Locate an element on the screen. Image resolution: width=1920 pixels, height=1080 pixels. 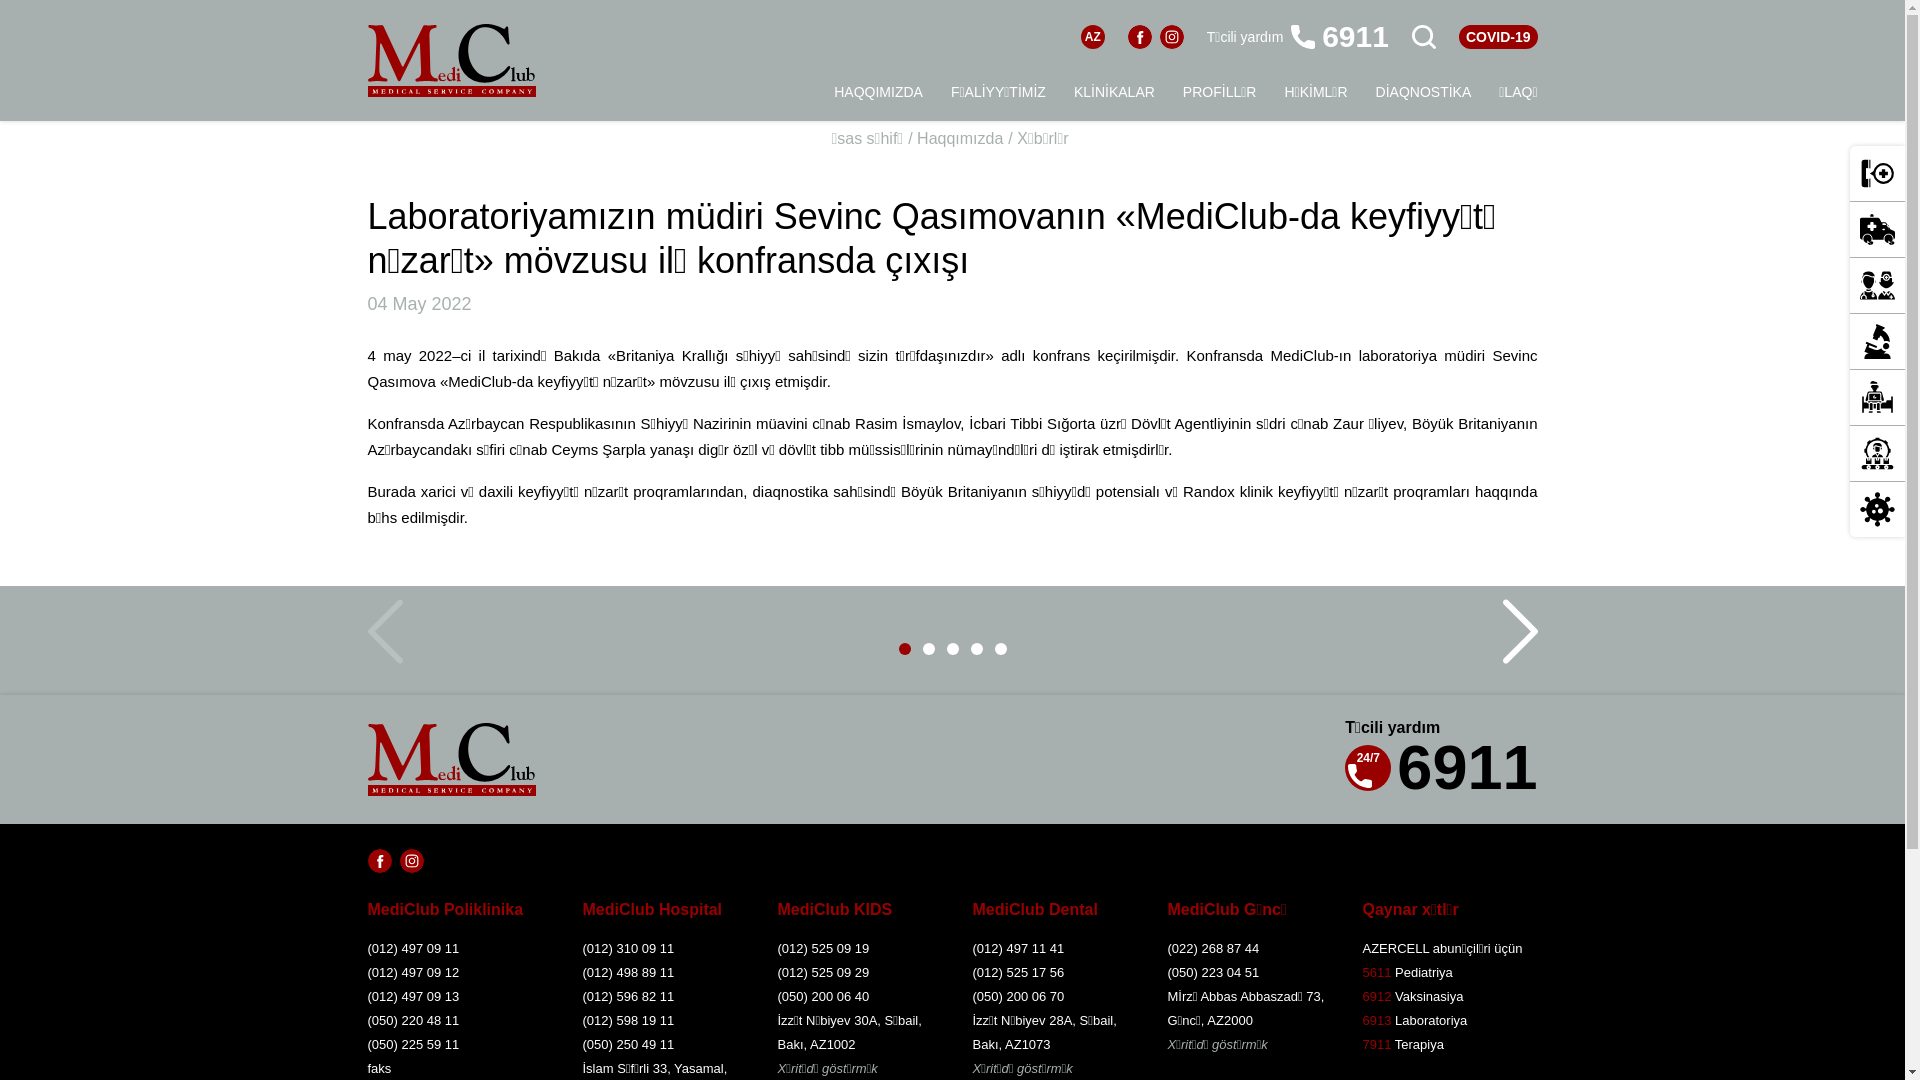
'(050) 223 04 51' is located at coordinates (1247, 971).